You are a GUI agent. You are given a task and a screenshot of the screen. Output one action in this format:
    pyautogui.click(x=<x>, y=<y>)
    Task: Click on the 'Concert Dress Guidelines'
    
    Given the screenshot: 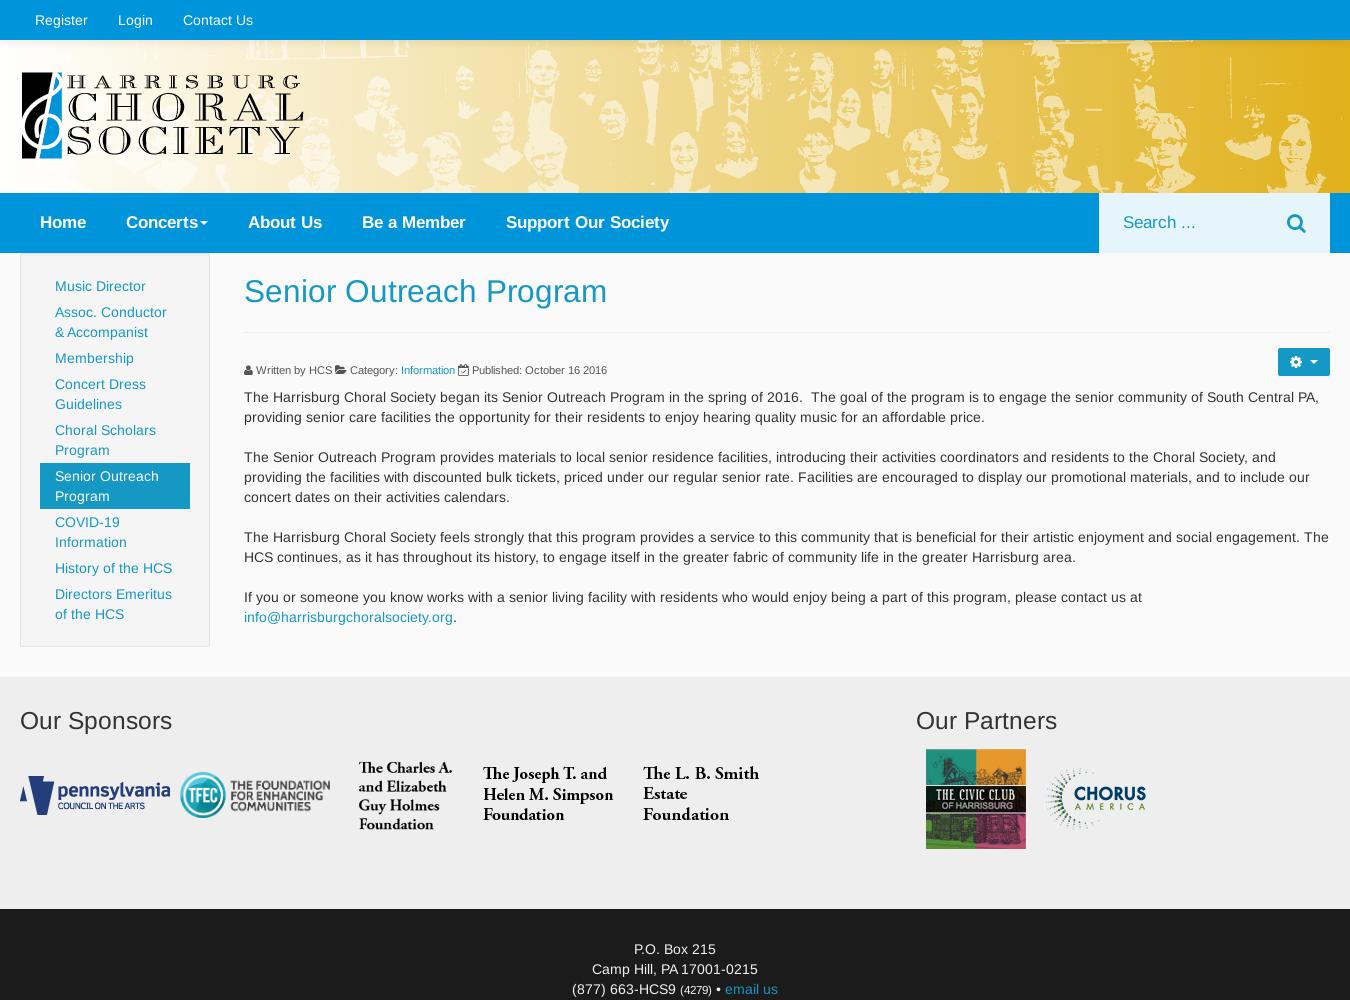 What is the action you would take?
    pyautogui.click(x=99, y=394)
    